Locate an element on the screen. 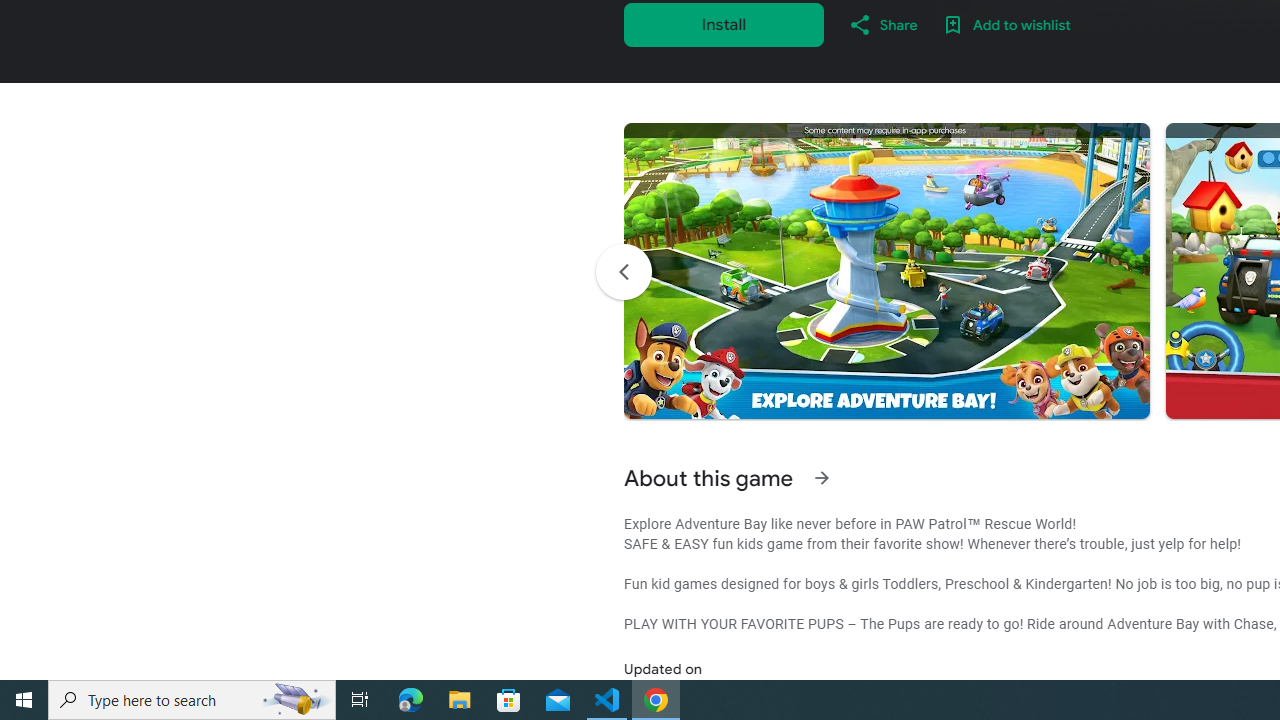 Image resolution: width=1280 pixels, height=720 pixels. 'Install' is located at coordinates (722, 24).